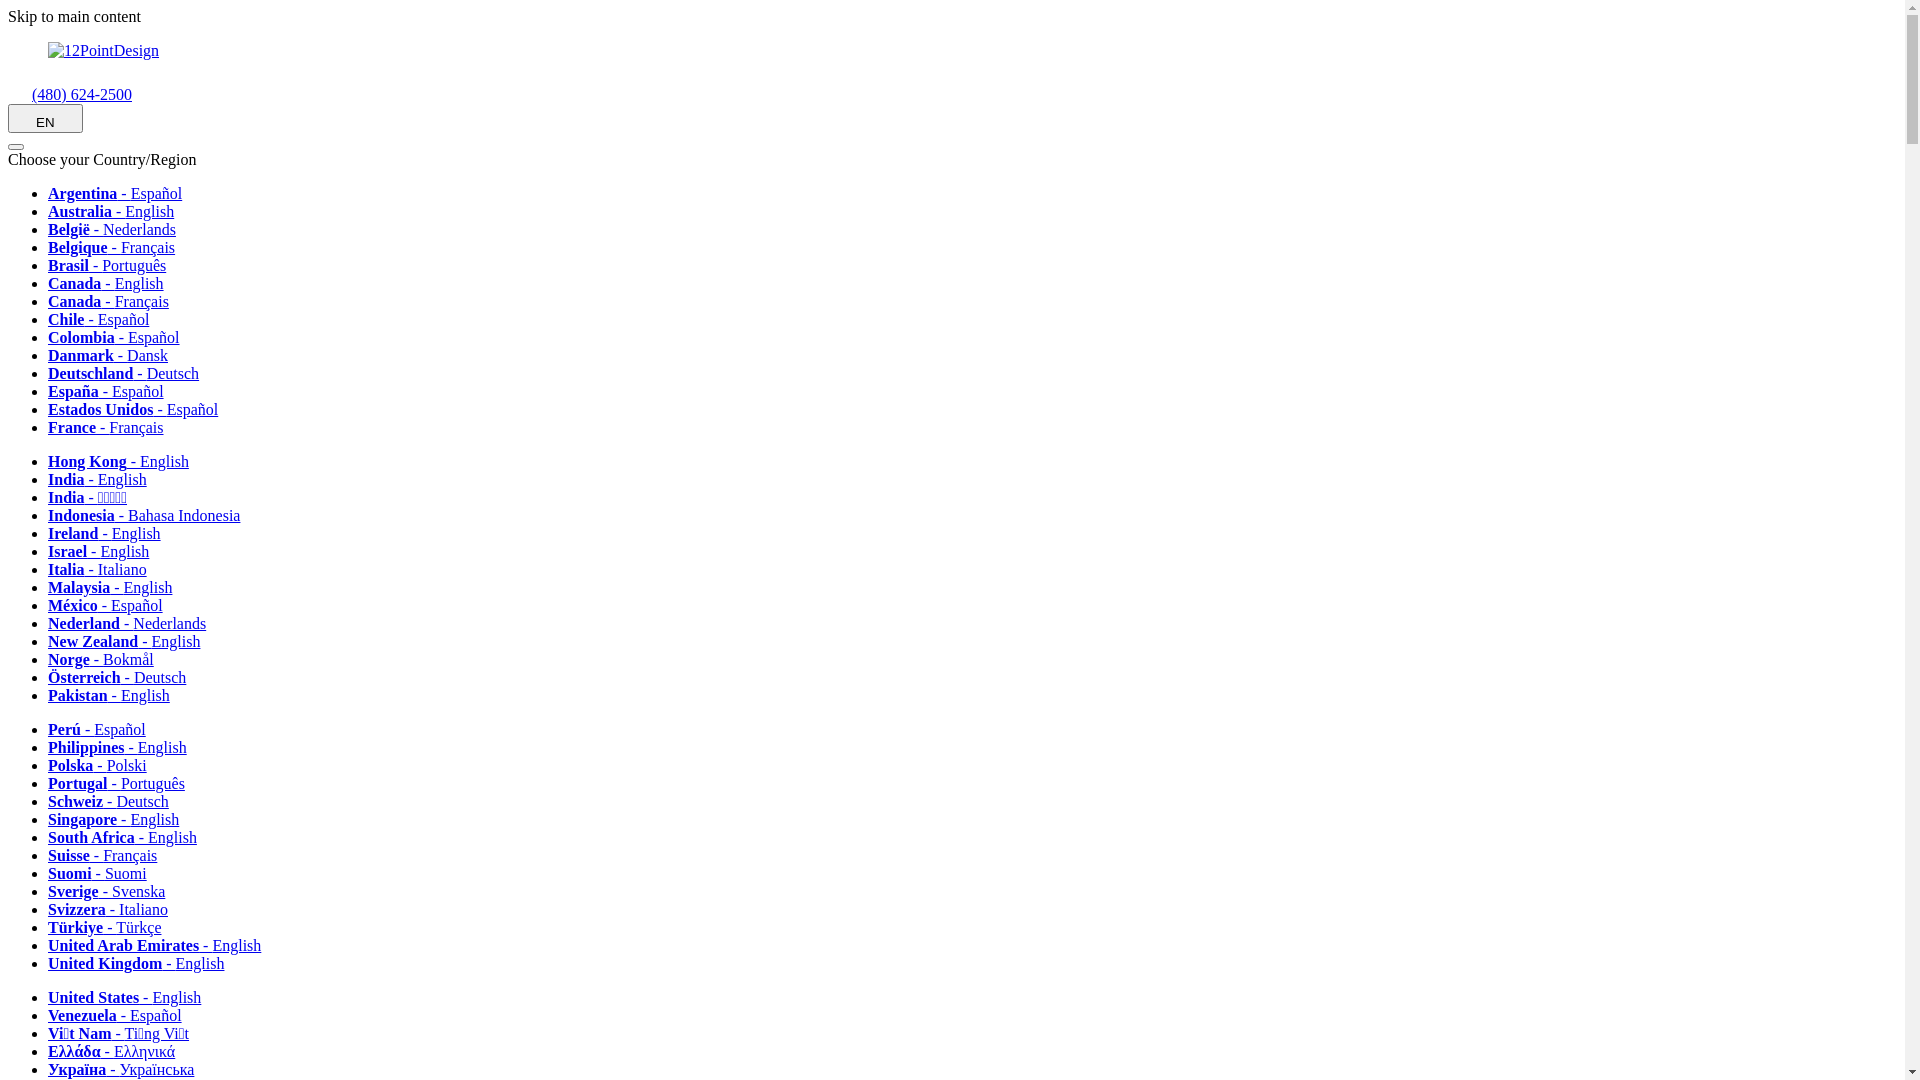  What do you see at coordinates (129, 373) in the screenshot?
I see `'Deutschland - Deutsch'` at bounding box center [129, 373].